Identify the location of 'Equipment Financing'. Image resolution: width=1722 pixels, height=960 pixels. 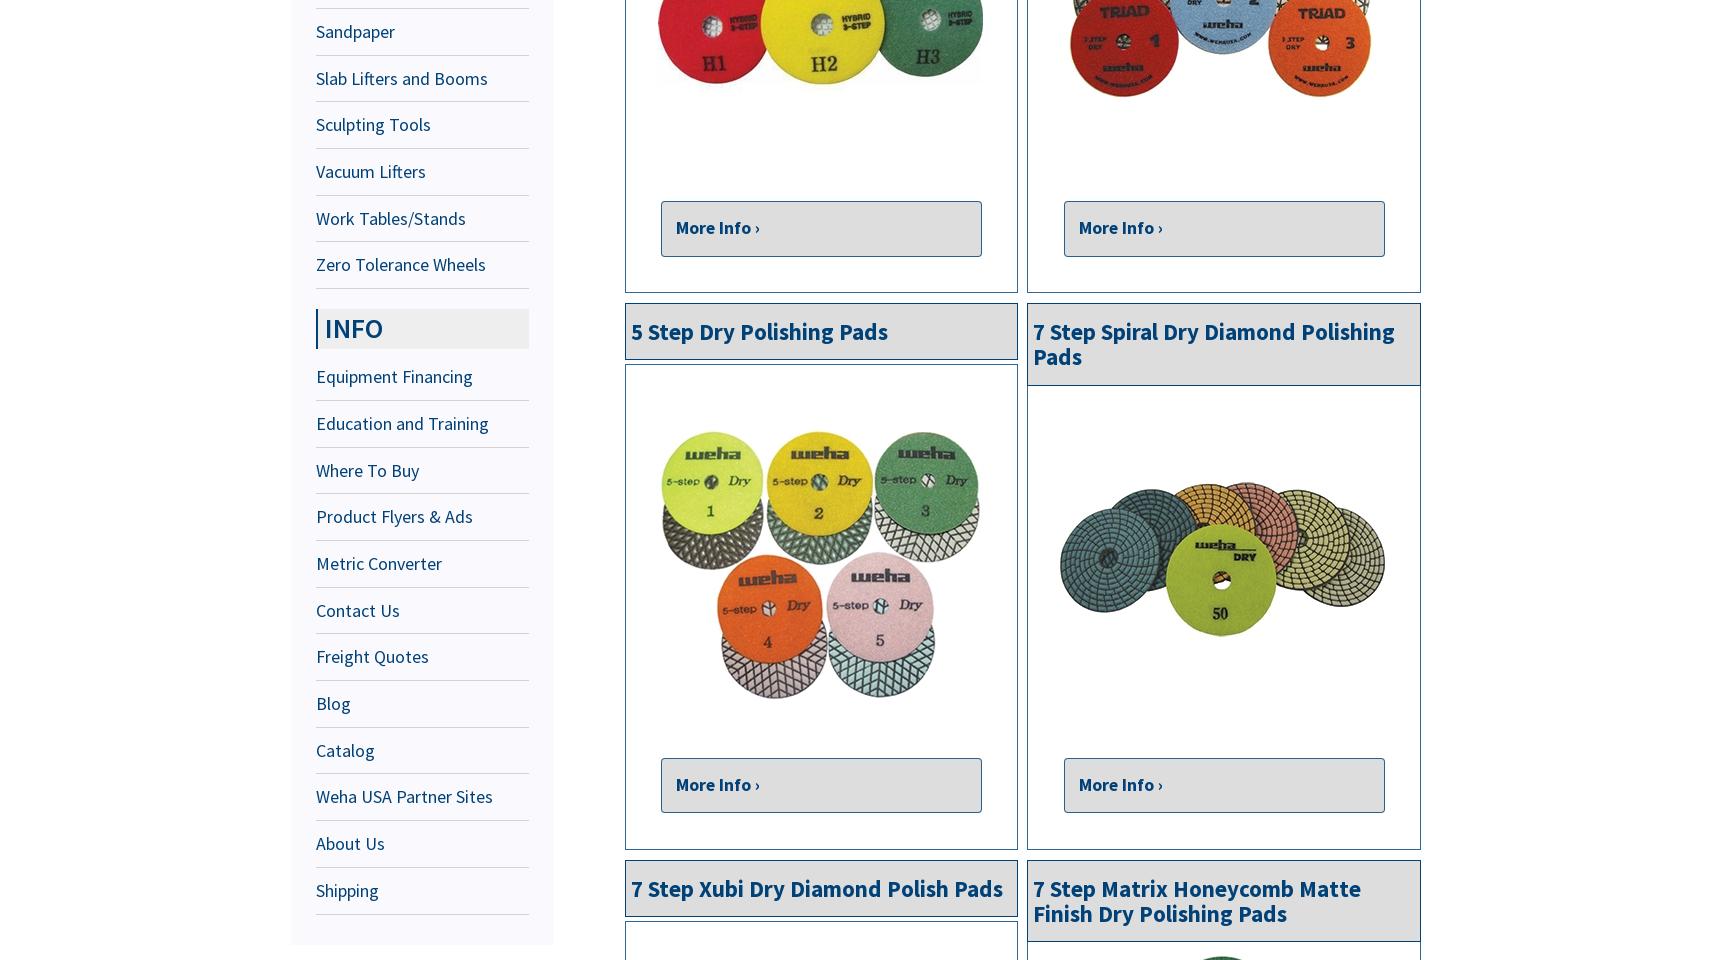
(394, 375).